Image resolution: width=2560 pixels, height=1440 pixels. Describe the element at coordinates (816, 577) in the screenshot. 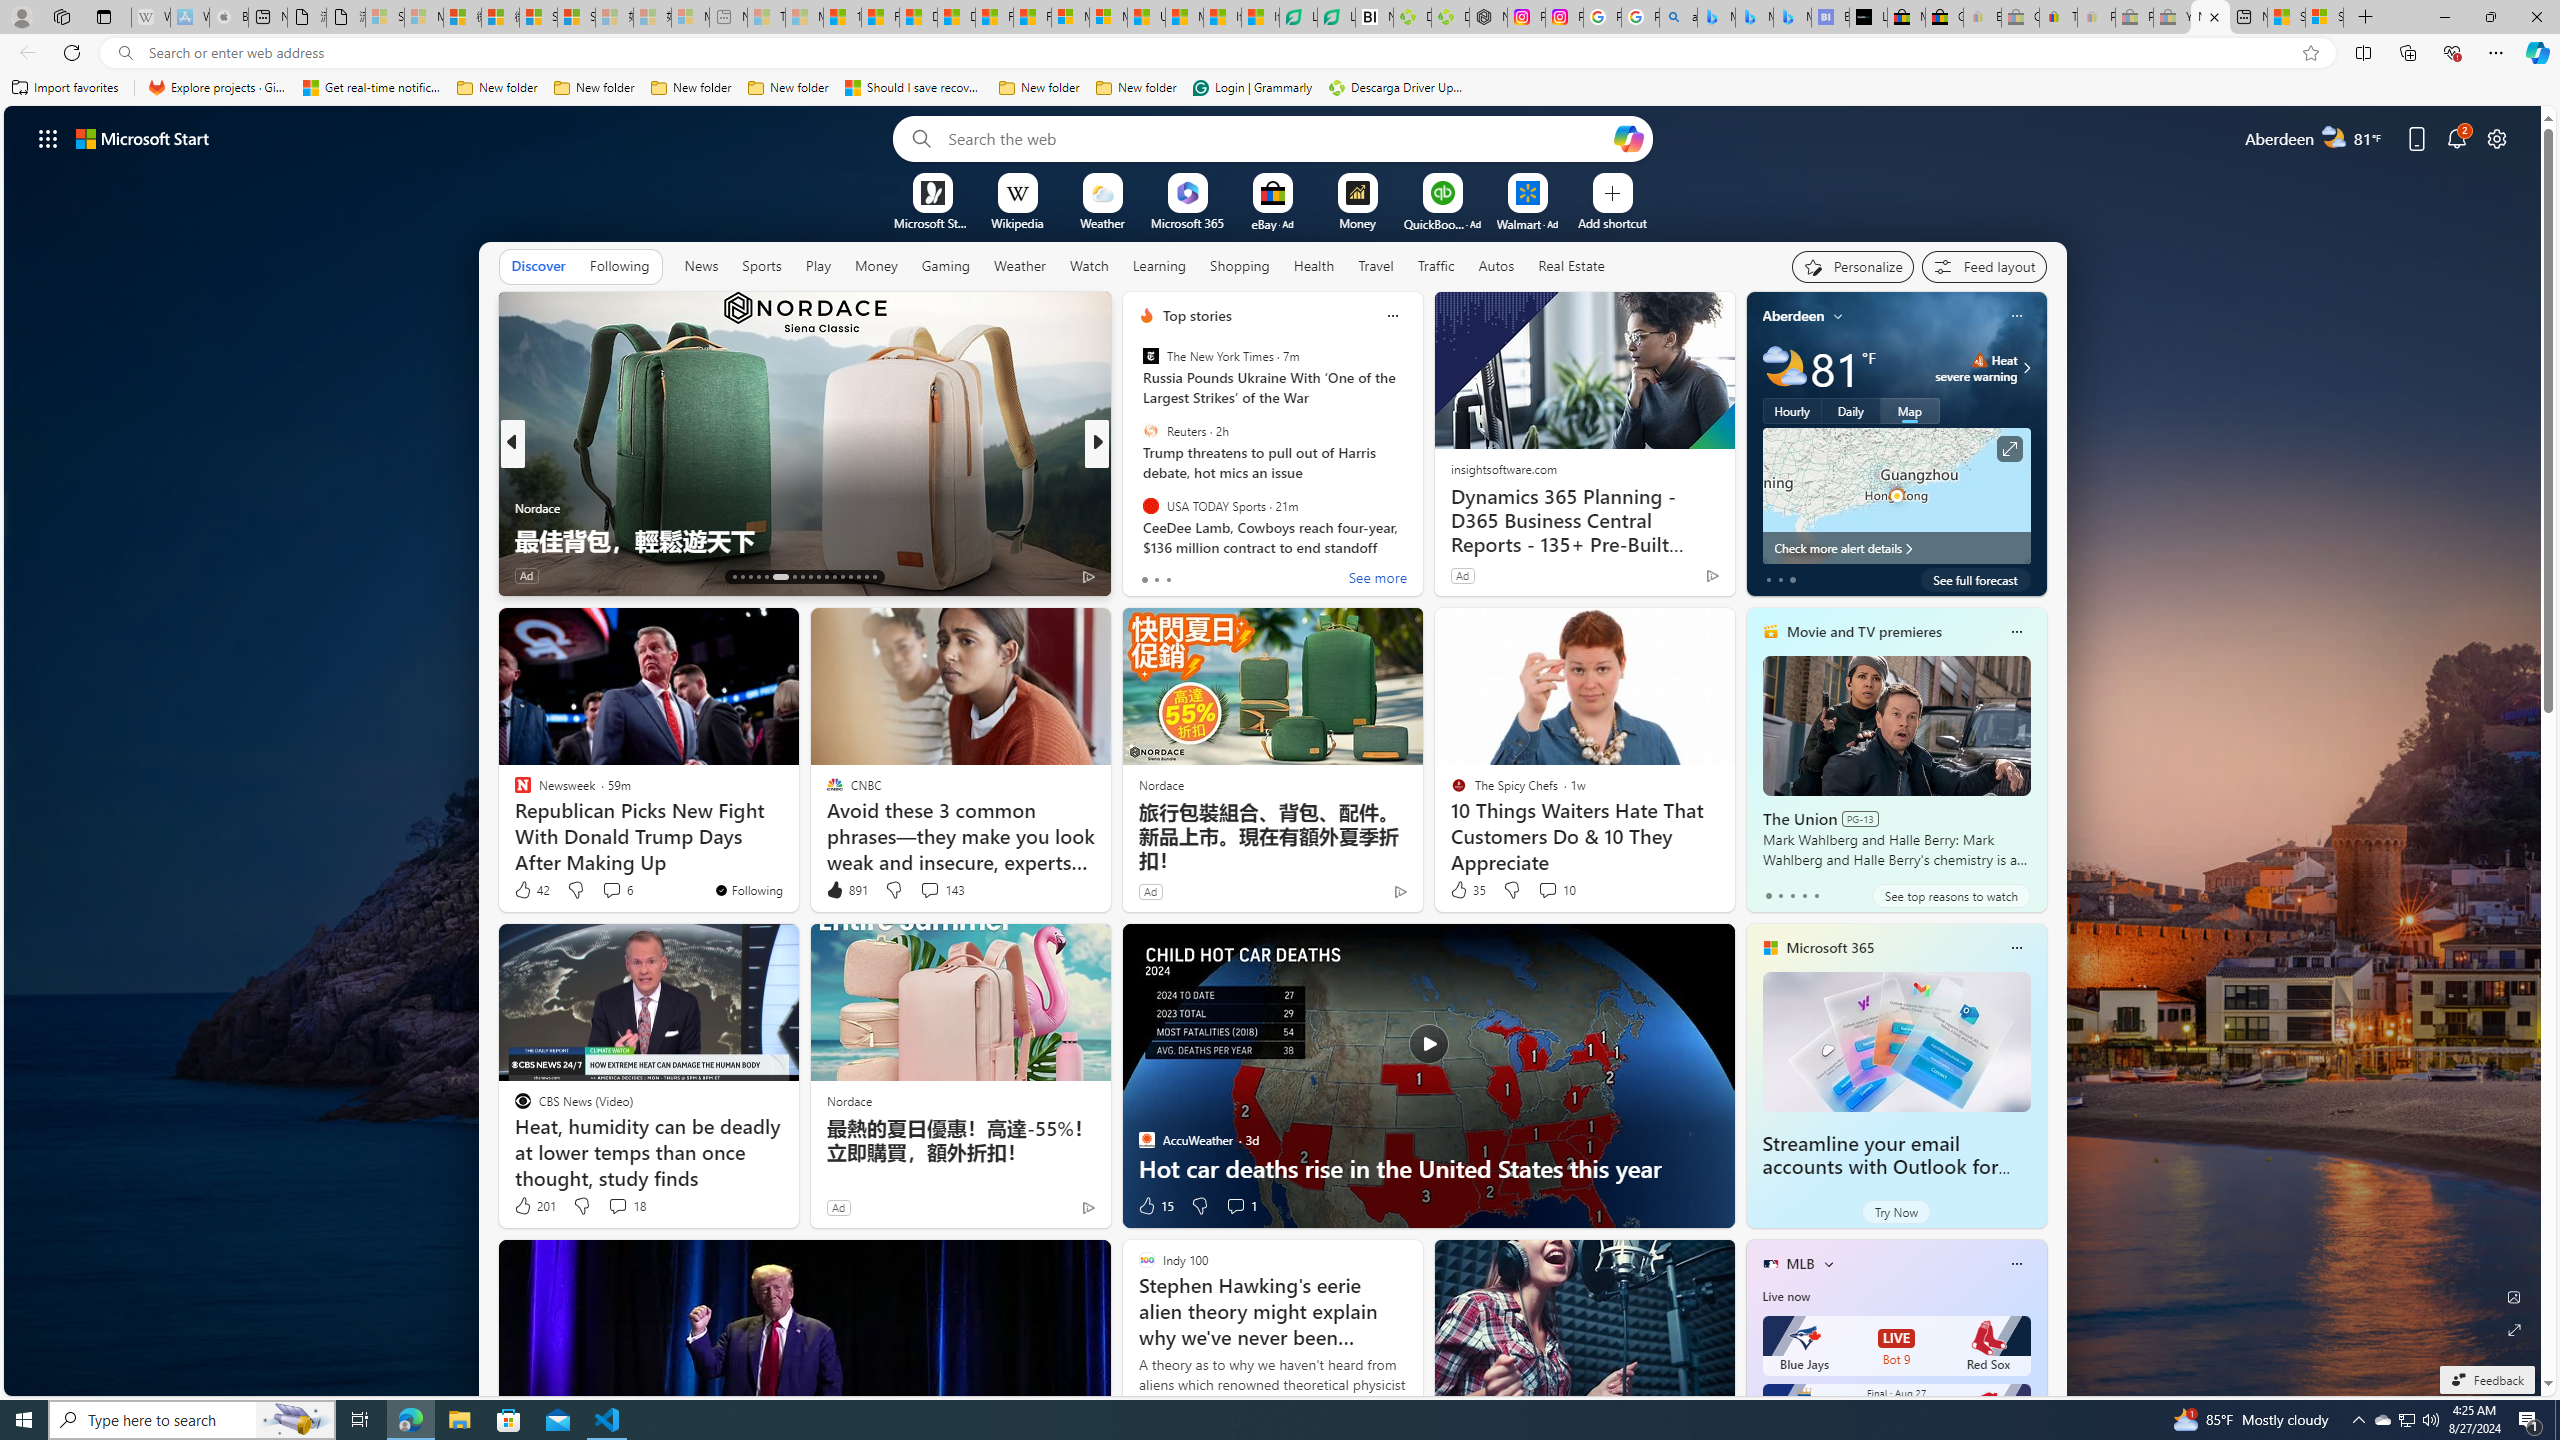

I see `'AutomationID: tab-22'` at that location.